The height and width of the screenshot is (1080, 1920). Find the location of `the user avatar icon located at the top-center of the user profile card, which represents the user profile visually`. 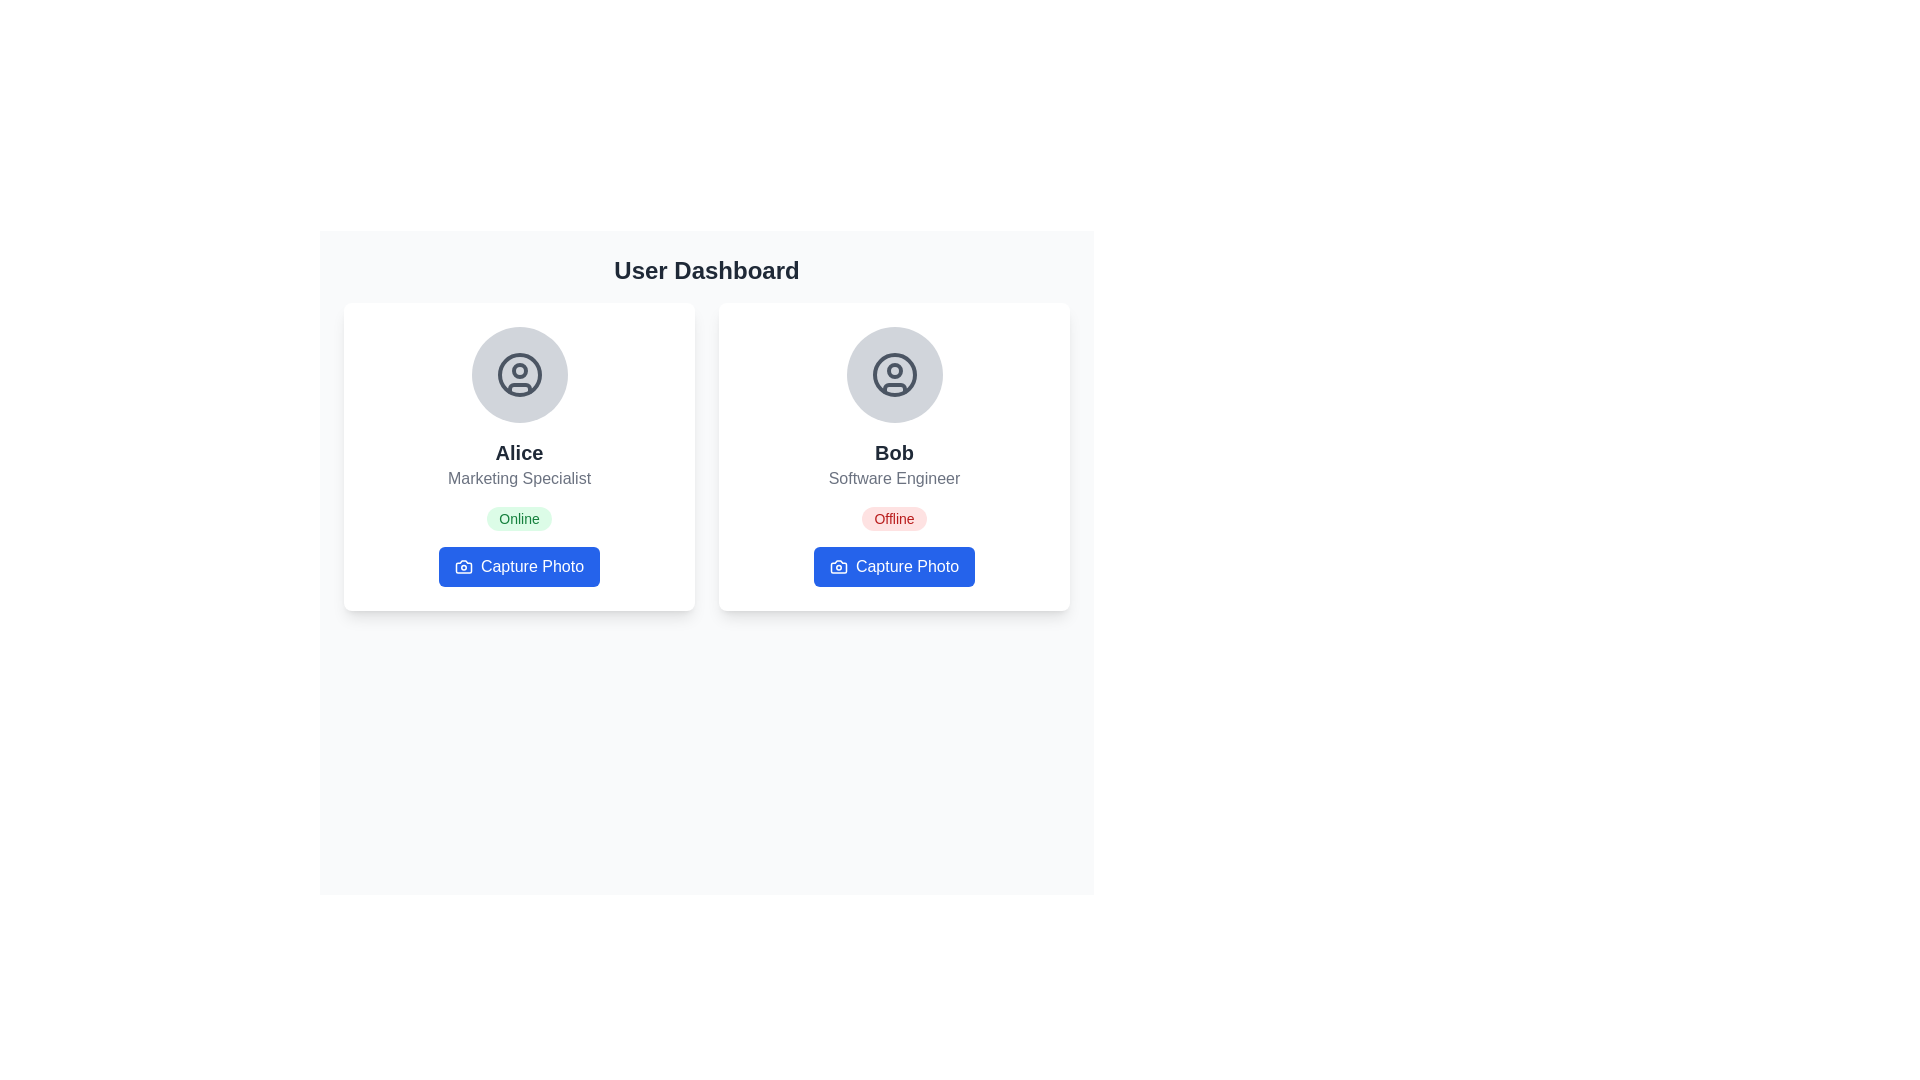

the user avatar icon located at the top-center of the user profile card, which represents the user profile visually is located at coordinates (519, 374).